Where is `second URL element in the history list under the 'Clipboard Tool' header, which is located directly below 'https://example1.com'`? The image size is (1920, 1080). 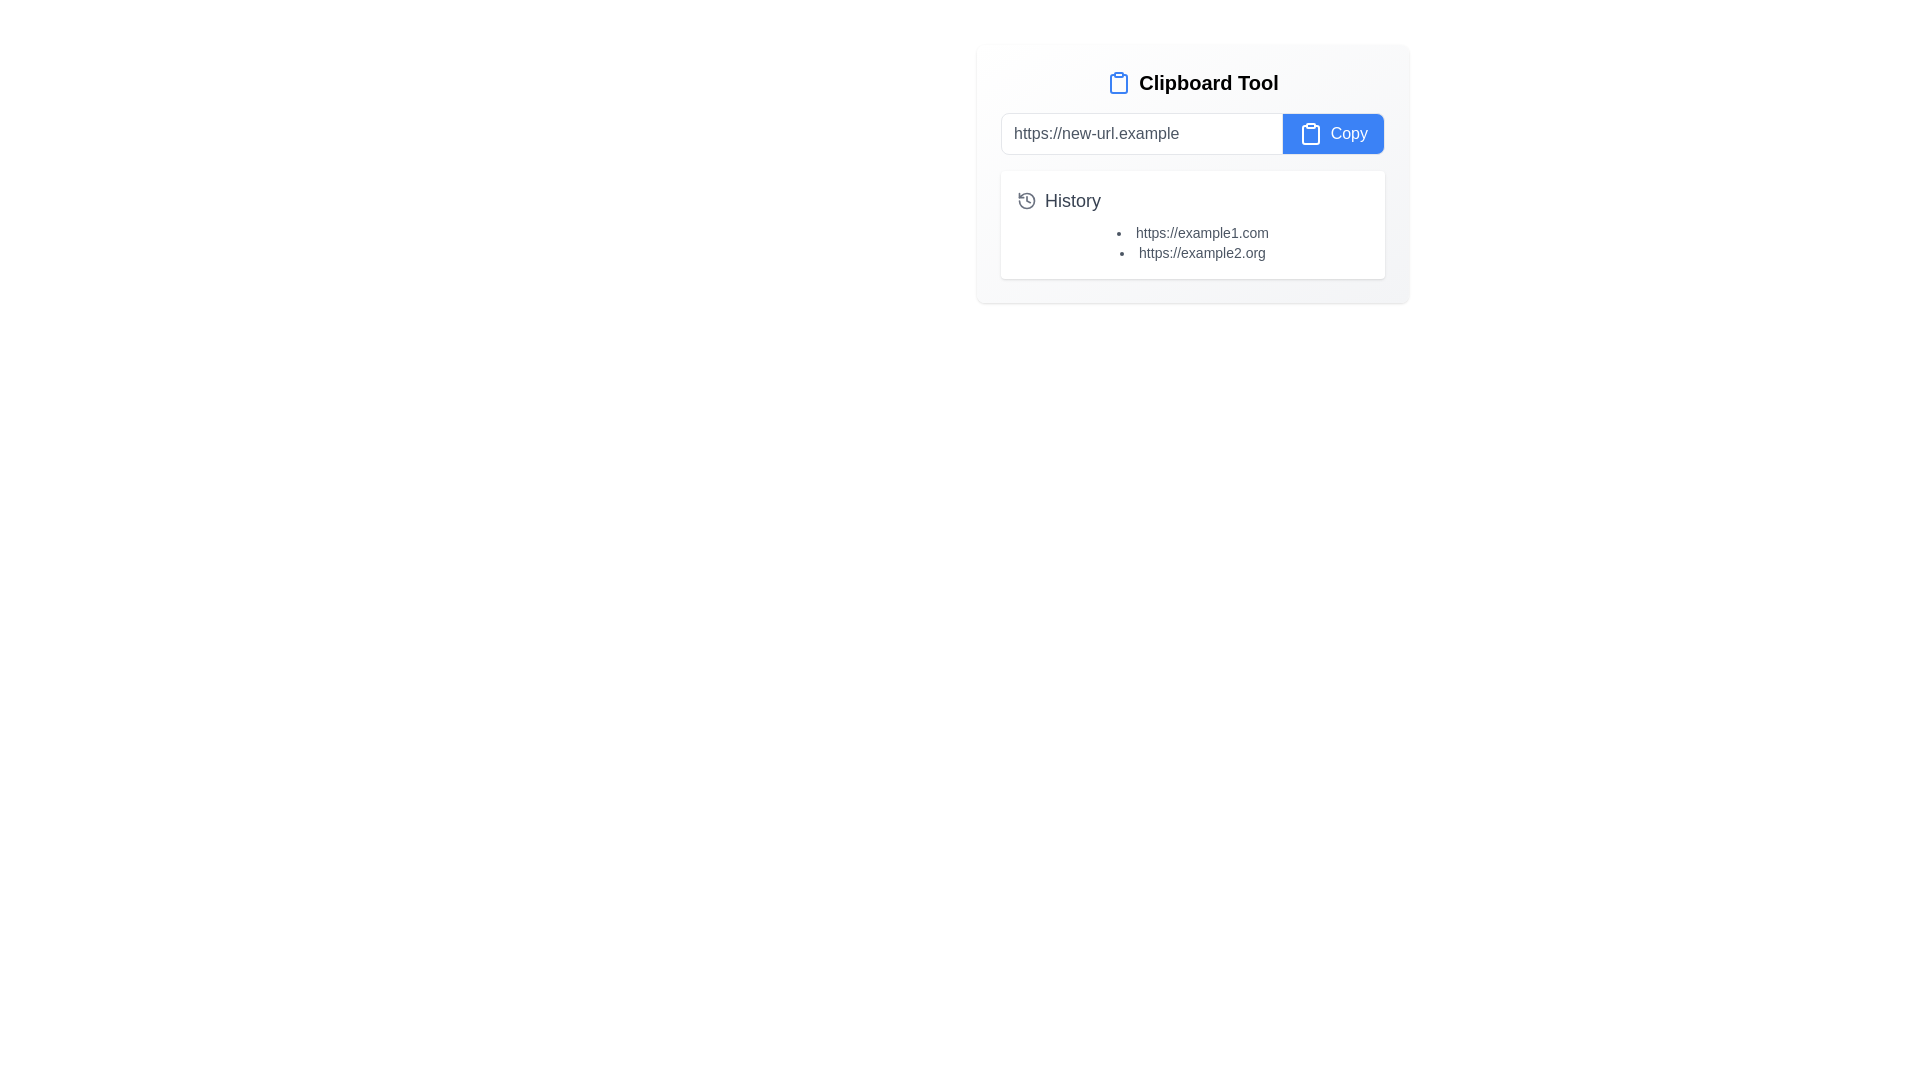 second URL element in the history list under the 'Clipboard Tool' header, which is located directly below 'https://example1.com' is located at coordinates (1193, 252).